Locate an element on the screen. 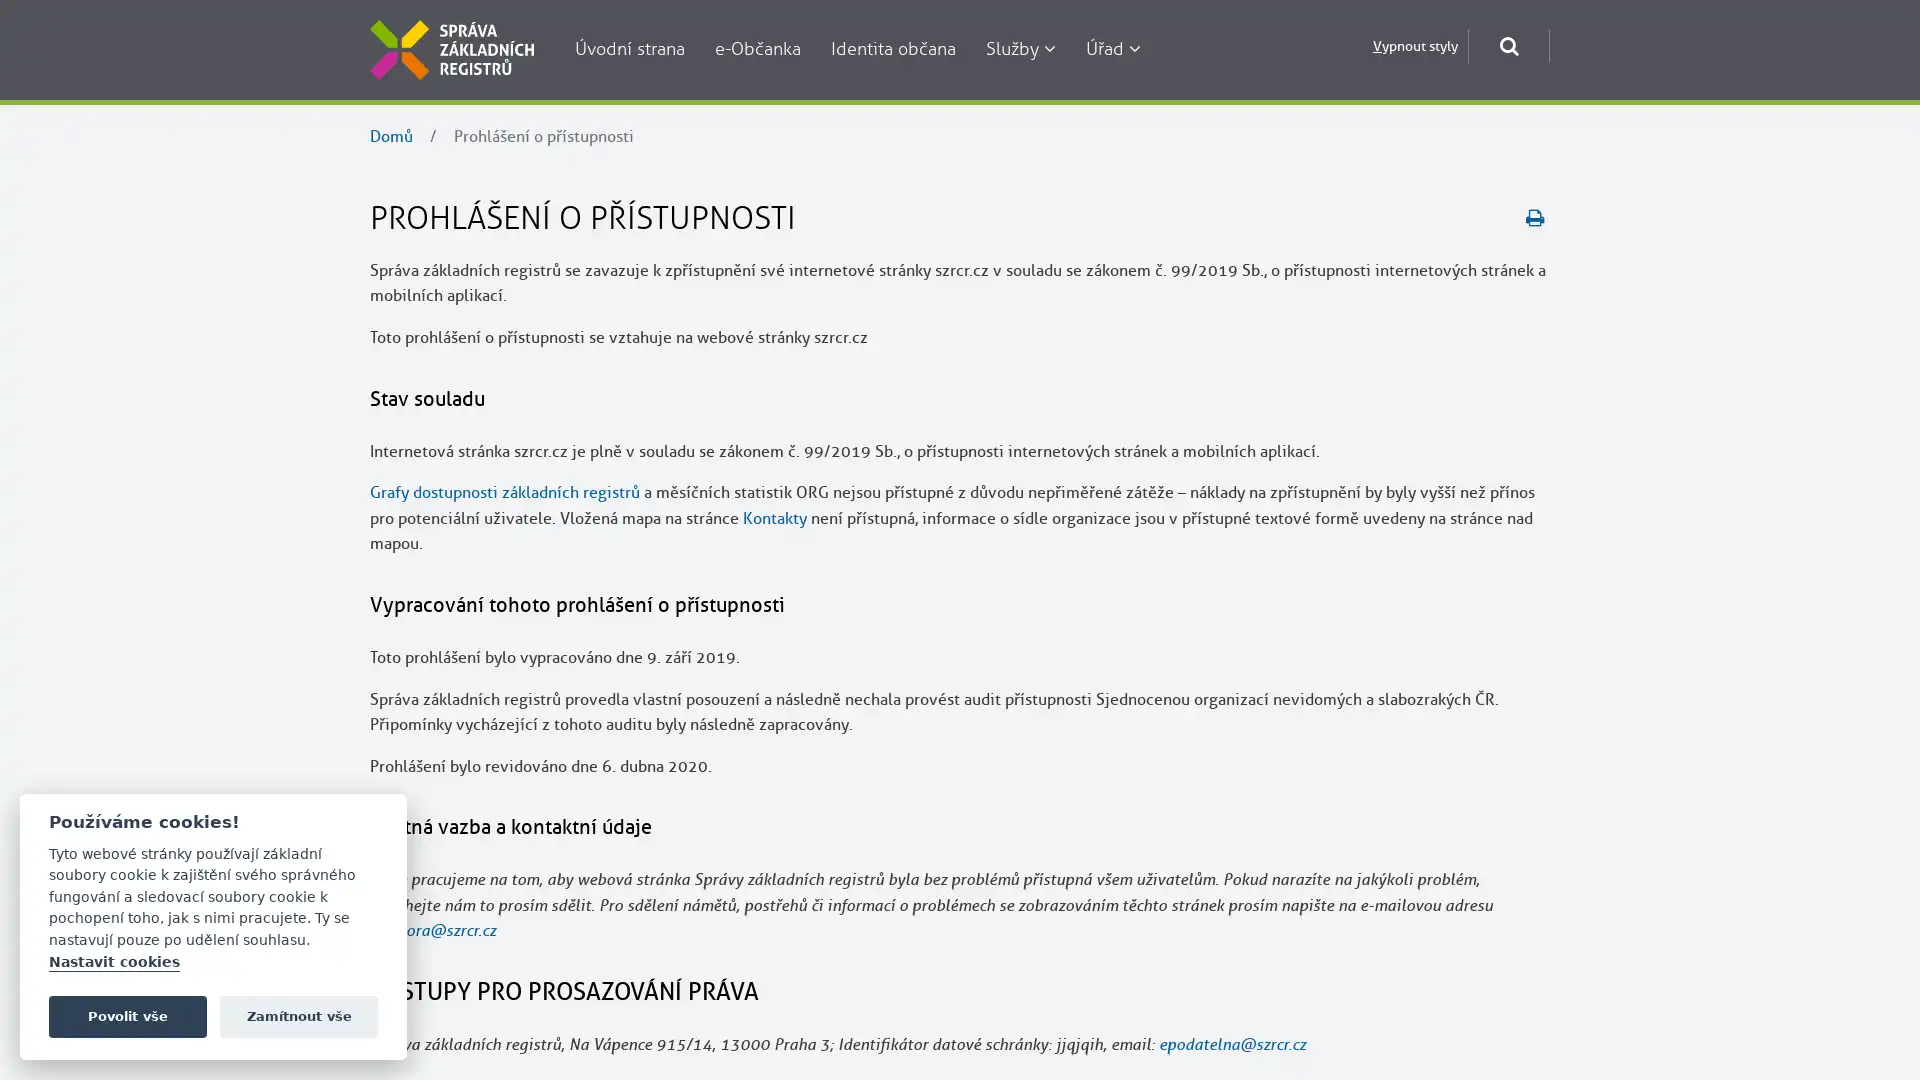 This screenshot has width=1920, height=1080. Zamitnout vse is located at coordinates (297, 1015).